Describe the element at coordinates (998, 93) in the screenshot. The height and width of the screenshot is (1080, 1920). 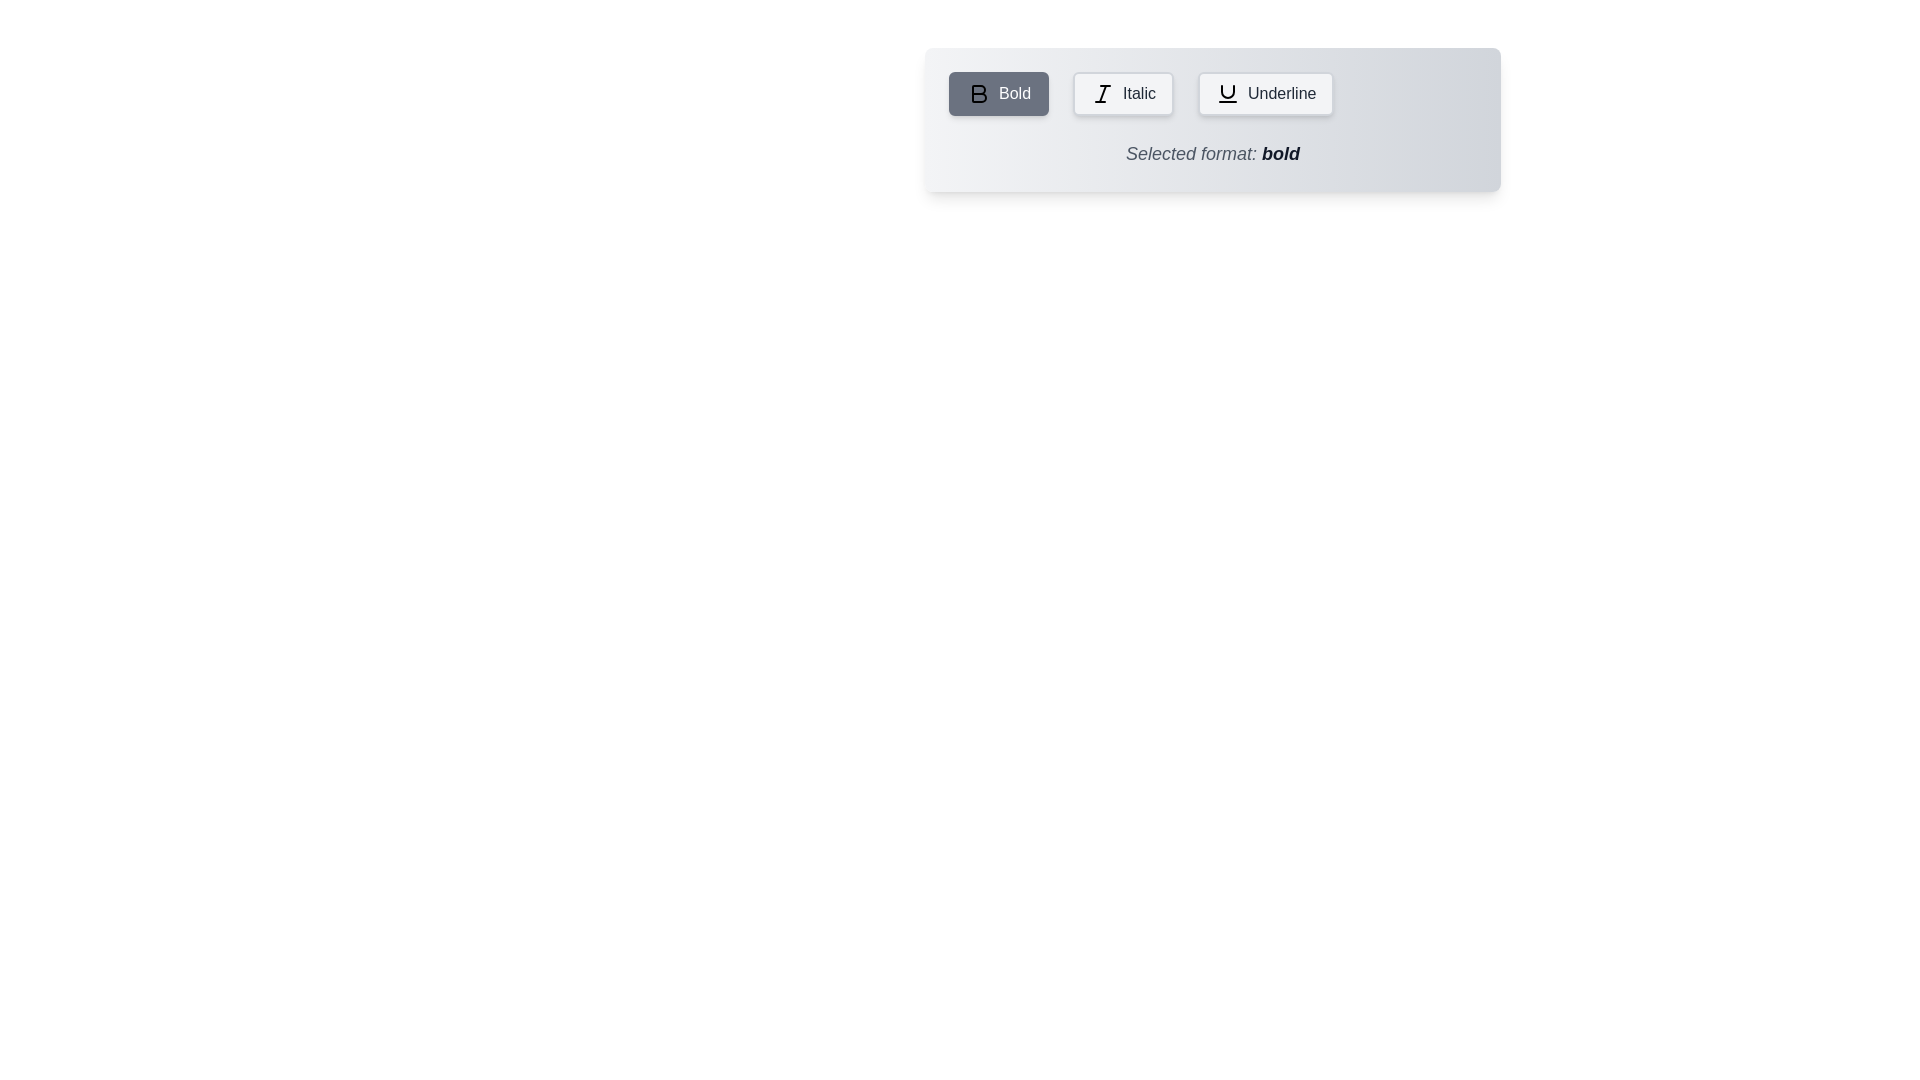
I see `the Bold button to select the corresponding text formatting option` at that location.